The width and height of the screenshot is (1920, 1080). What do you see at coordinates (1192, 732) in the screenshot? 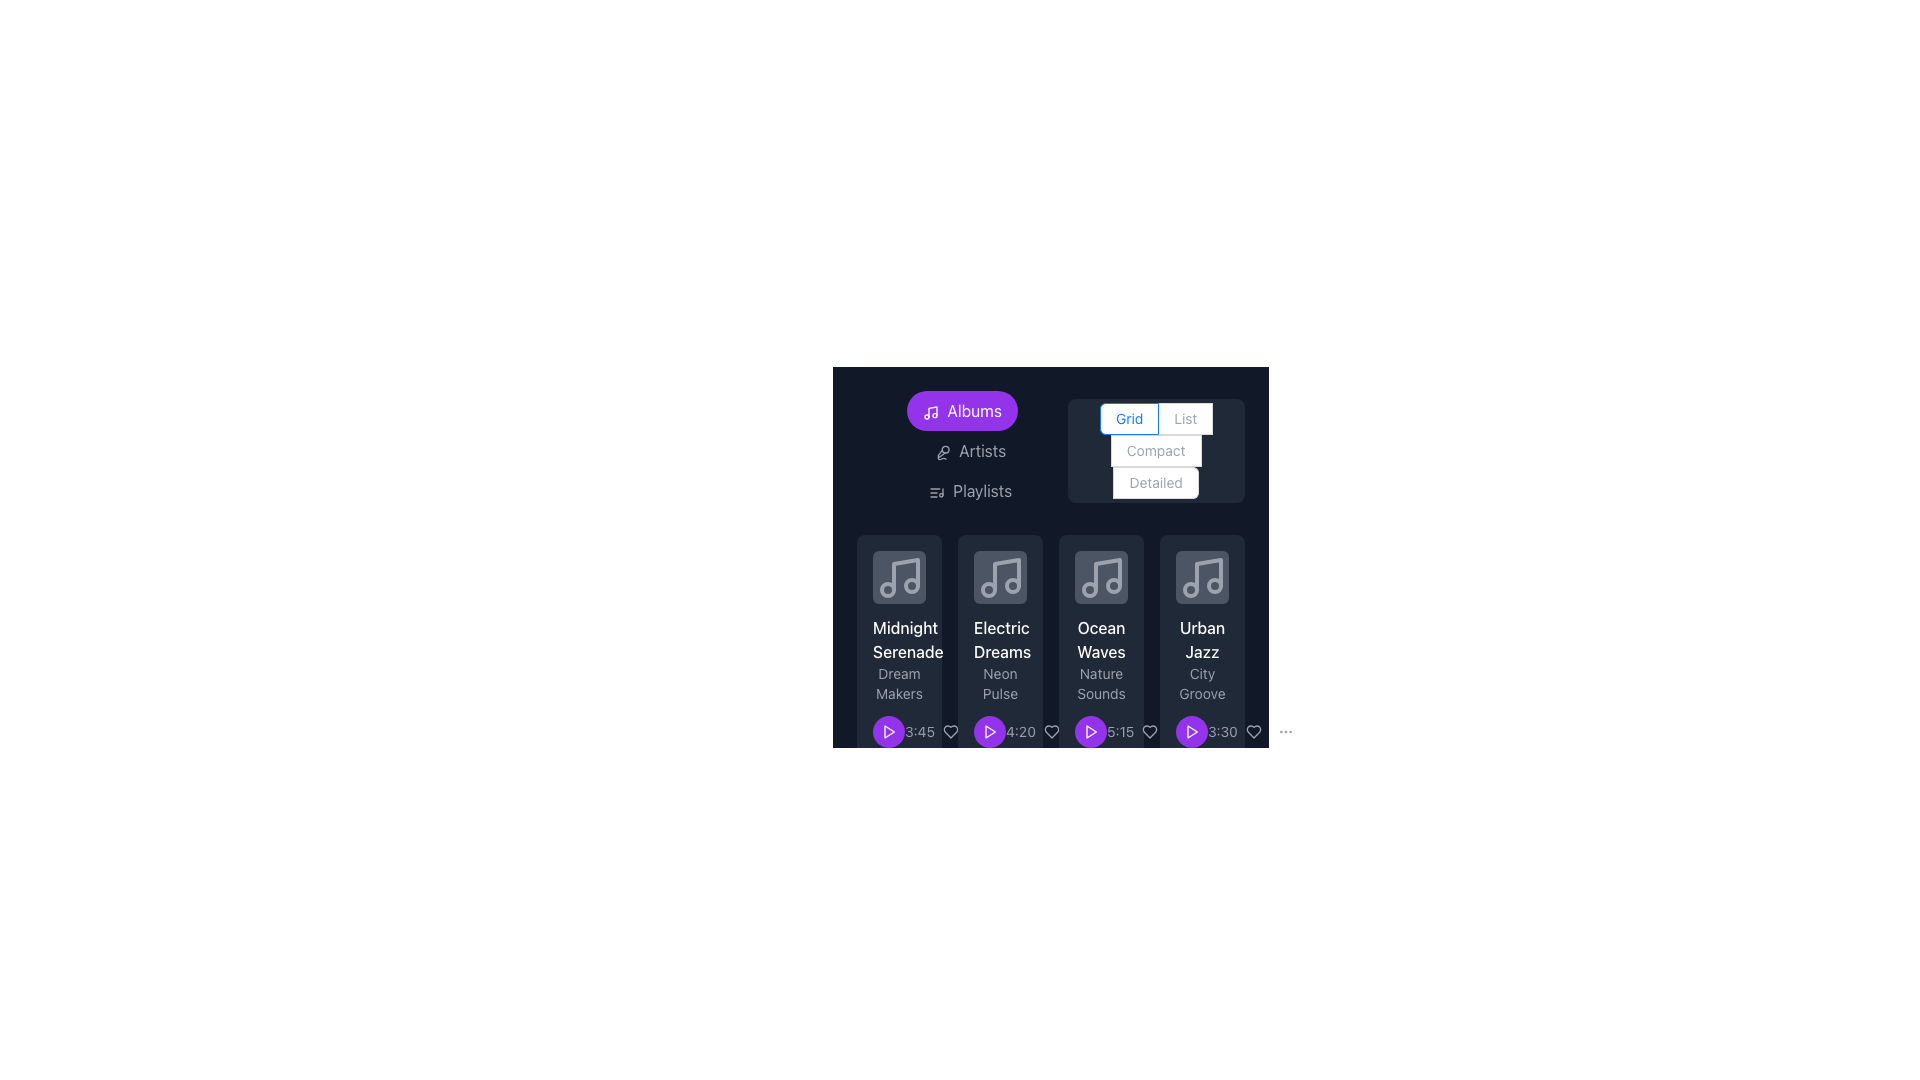
I see `the triangular play icon located at the bottom-right corner of the 'Urban Jazz' music card` at bounding box center [1192, 732].